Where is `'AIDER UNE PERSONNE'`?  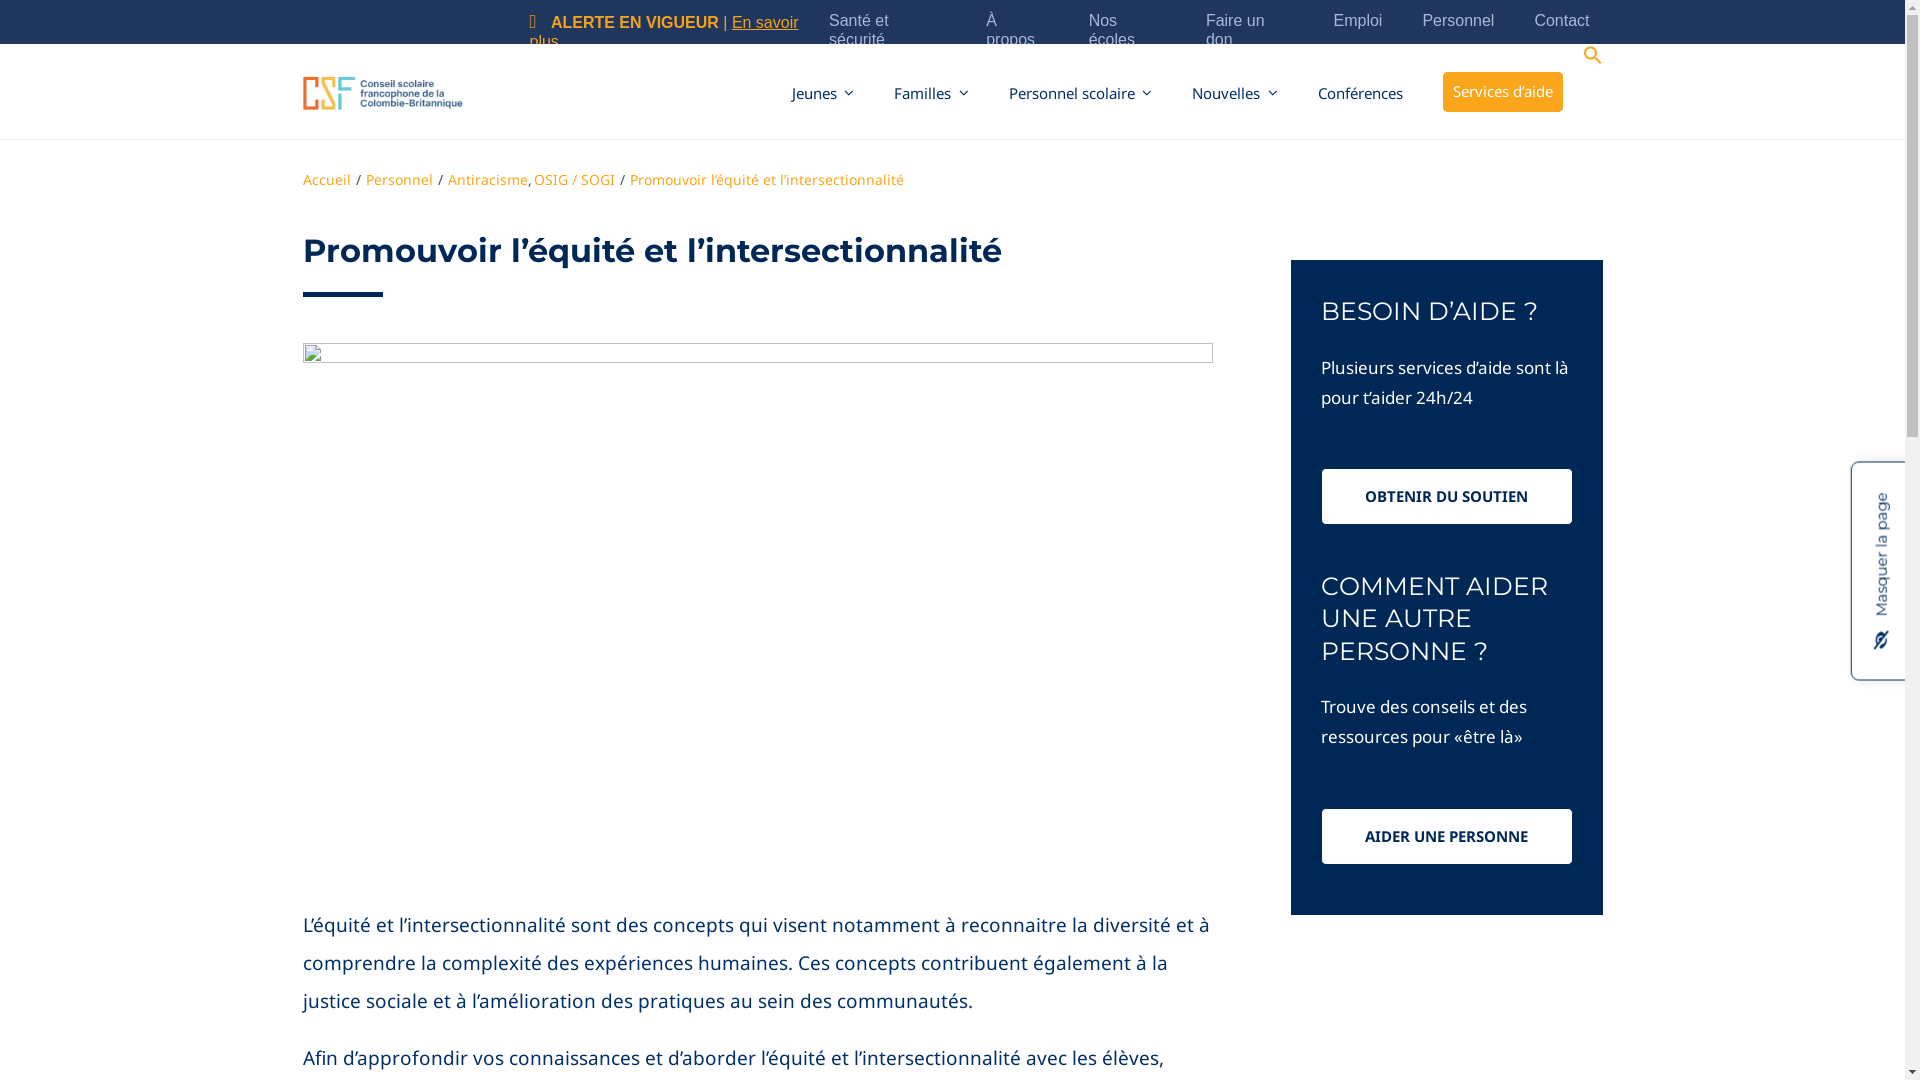 'AIDER UNE PERSONNE' is located at coordinates (1445, 836).